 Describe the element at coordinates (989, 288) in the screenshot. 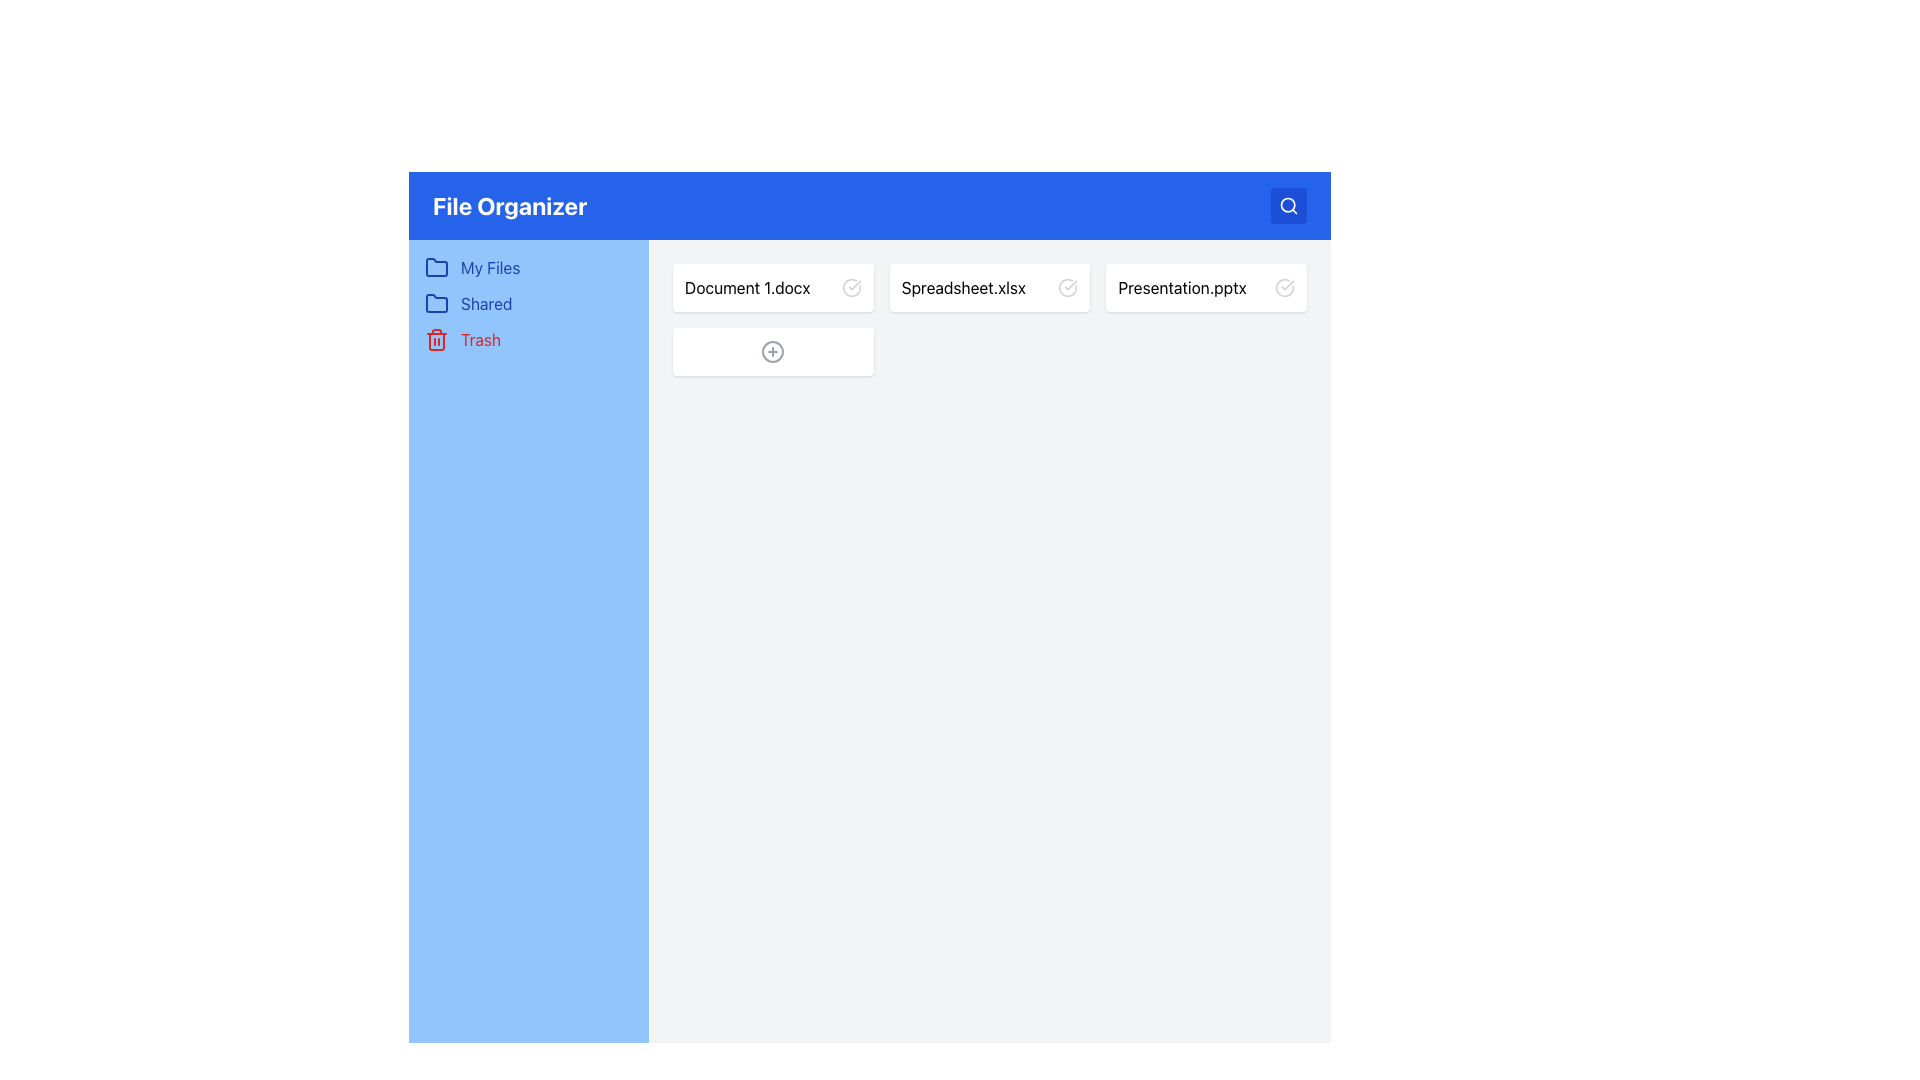

I see `the file entry labeled 'Spreadsheet.xlsx'` at that location.